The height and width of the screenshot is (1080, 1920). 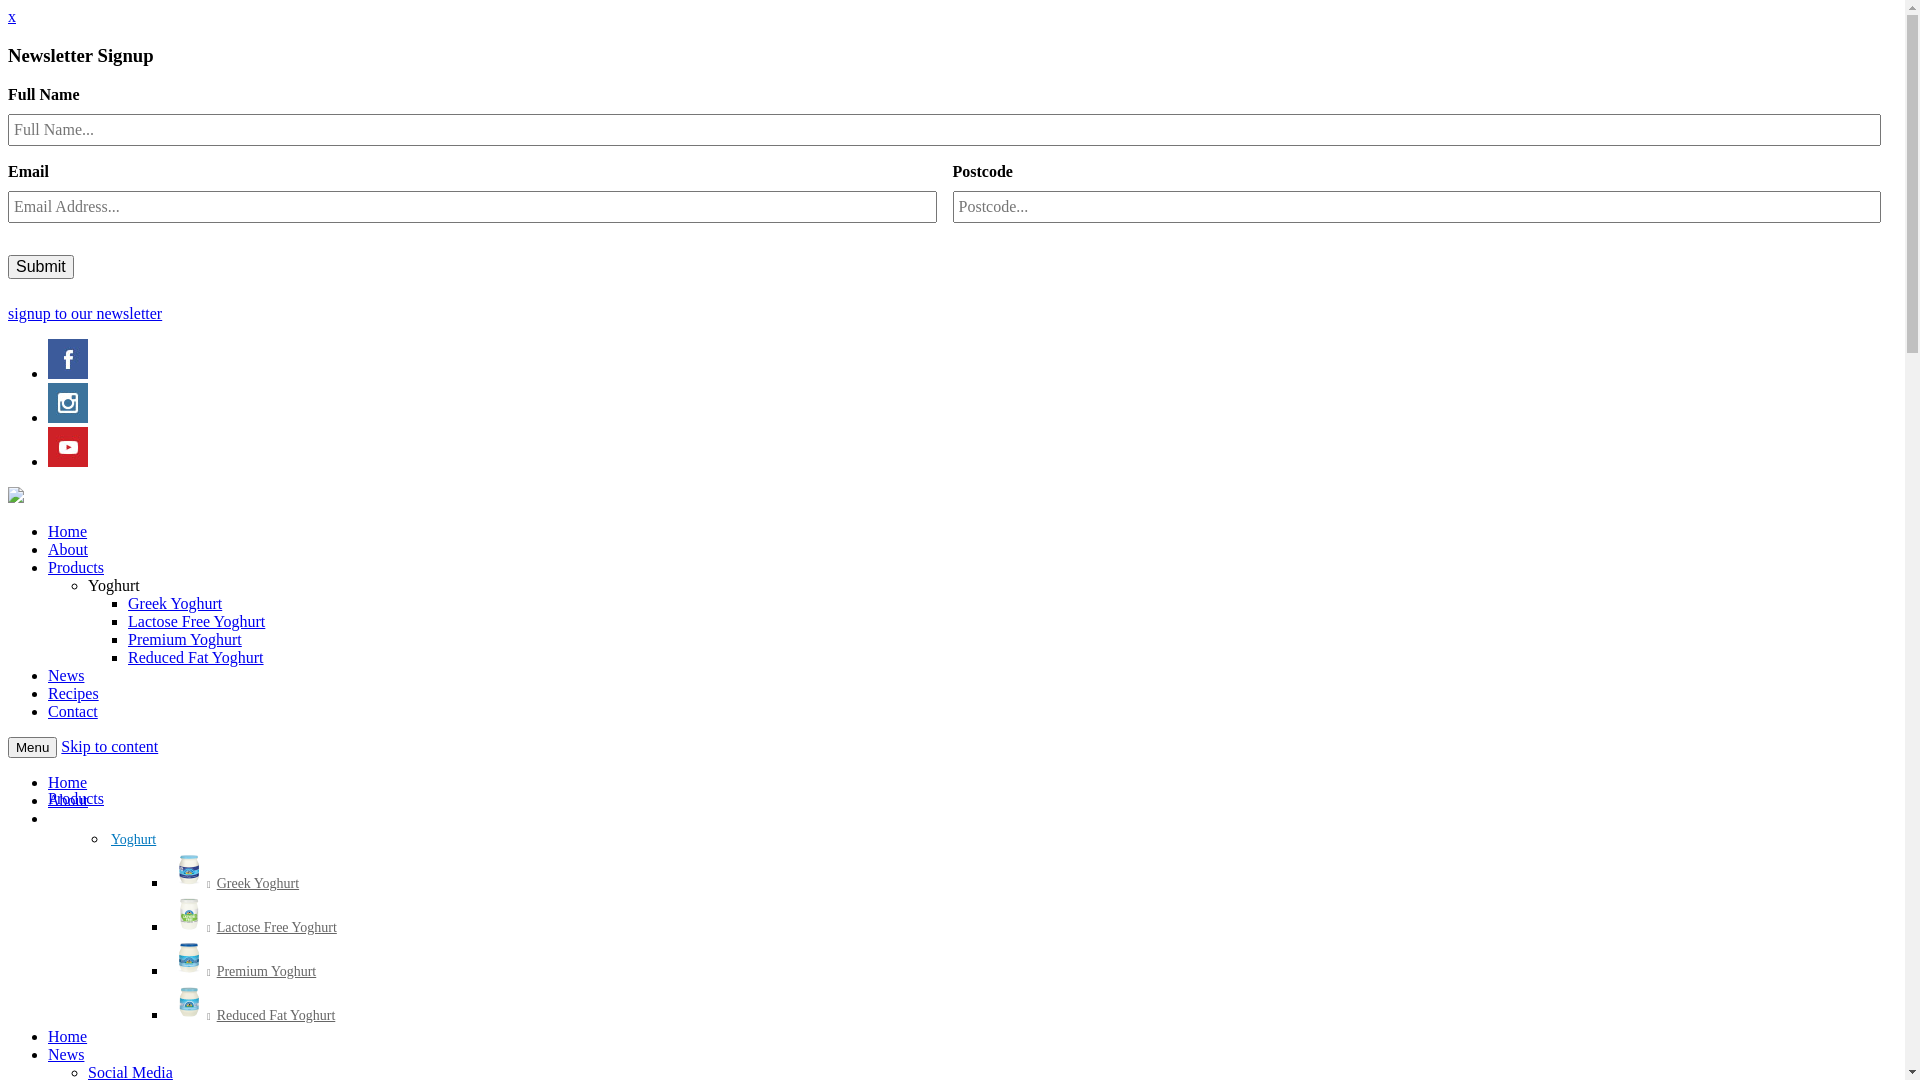 I want to click on 'Menu', so click(x=32, y=747).